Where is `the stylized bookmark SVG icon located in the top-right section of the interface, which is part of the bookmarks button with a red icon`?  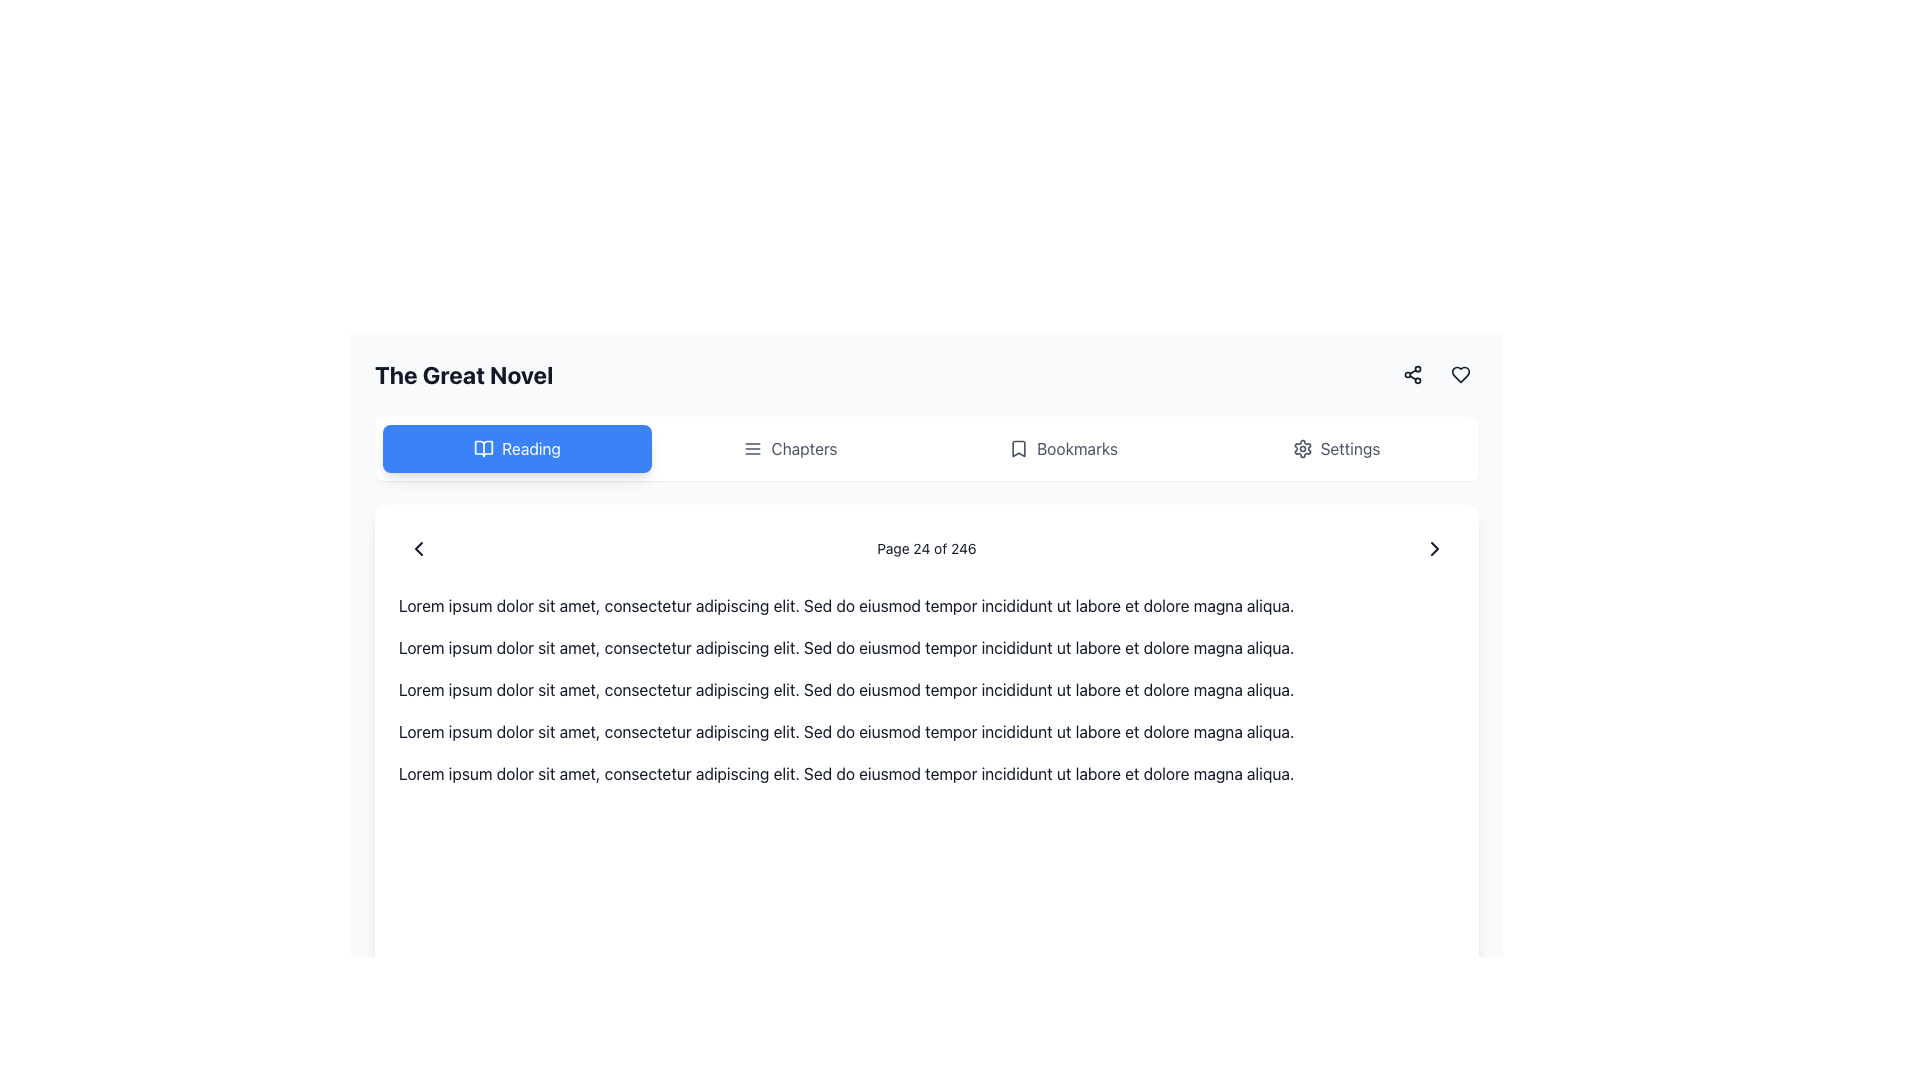
the stylized bookmark SVG icon located in the top-right section of the interface, which is part of the bookmarks button with a red icon is located at coordinates (1019, 447).